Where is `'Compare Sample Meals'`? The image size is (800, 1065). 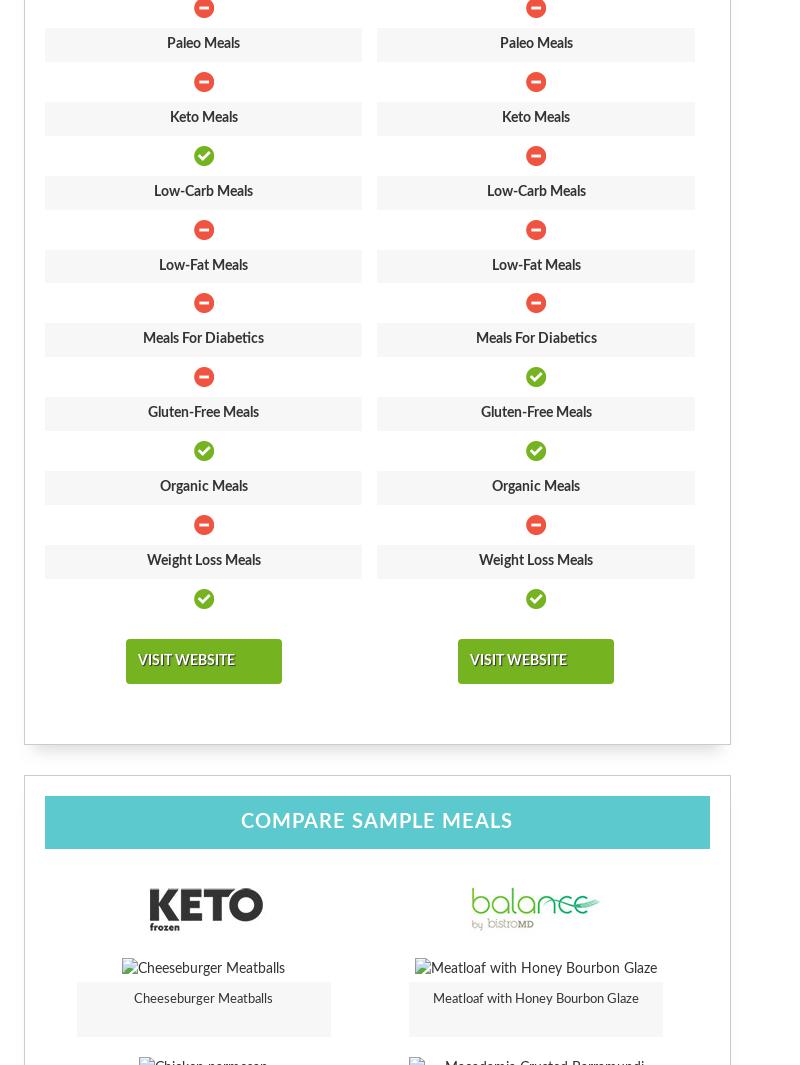
'Compare Sample Meals' is located at coordinates (376, 821).